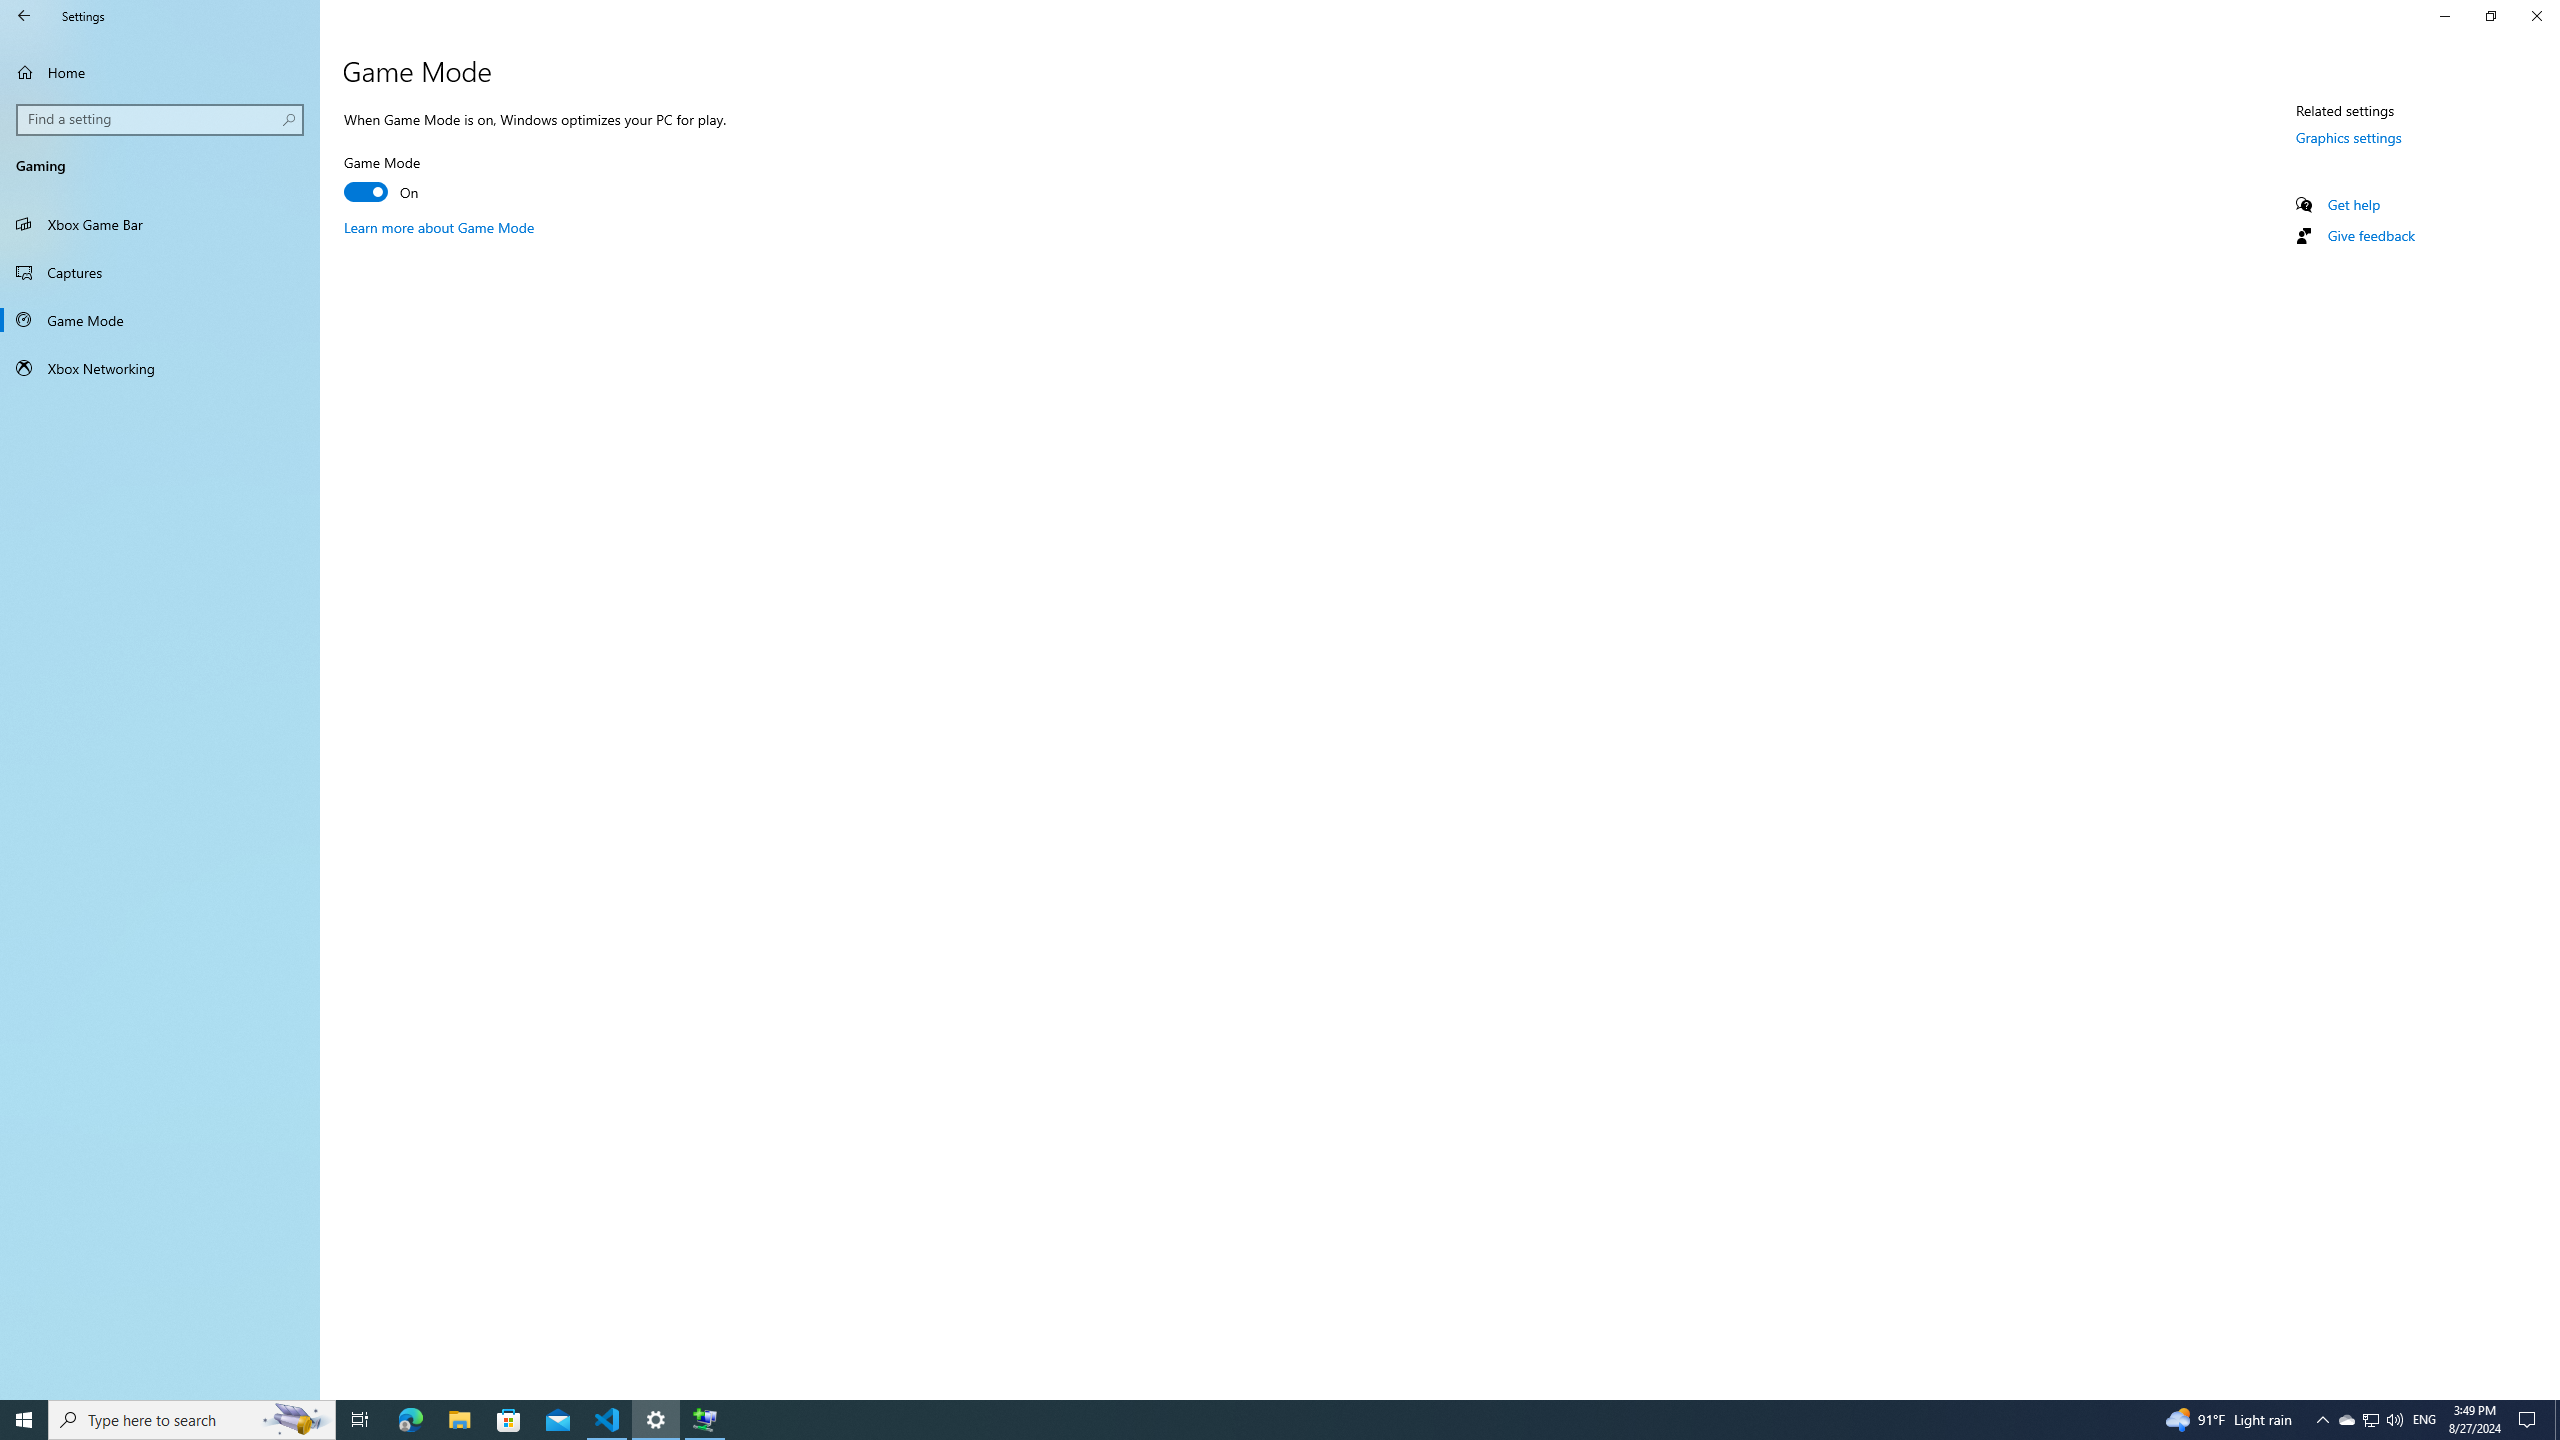 The width and height of the screenshot is (2560, 1440). I want to click on 'Get help', so click(2352, 203).